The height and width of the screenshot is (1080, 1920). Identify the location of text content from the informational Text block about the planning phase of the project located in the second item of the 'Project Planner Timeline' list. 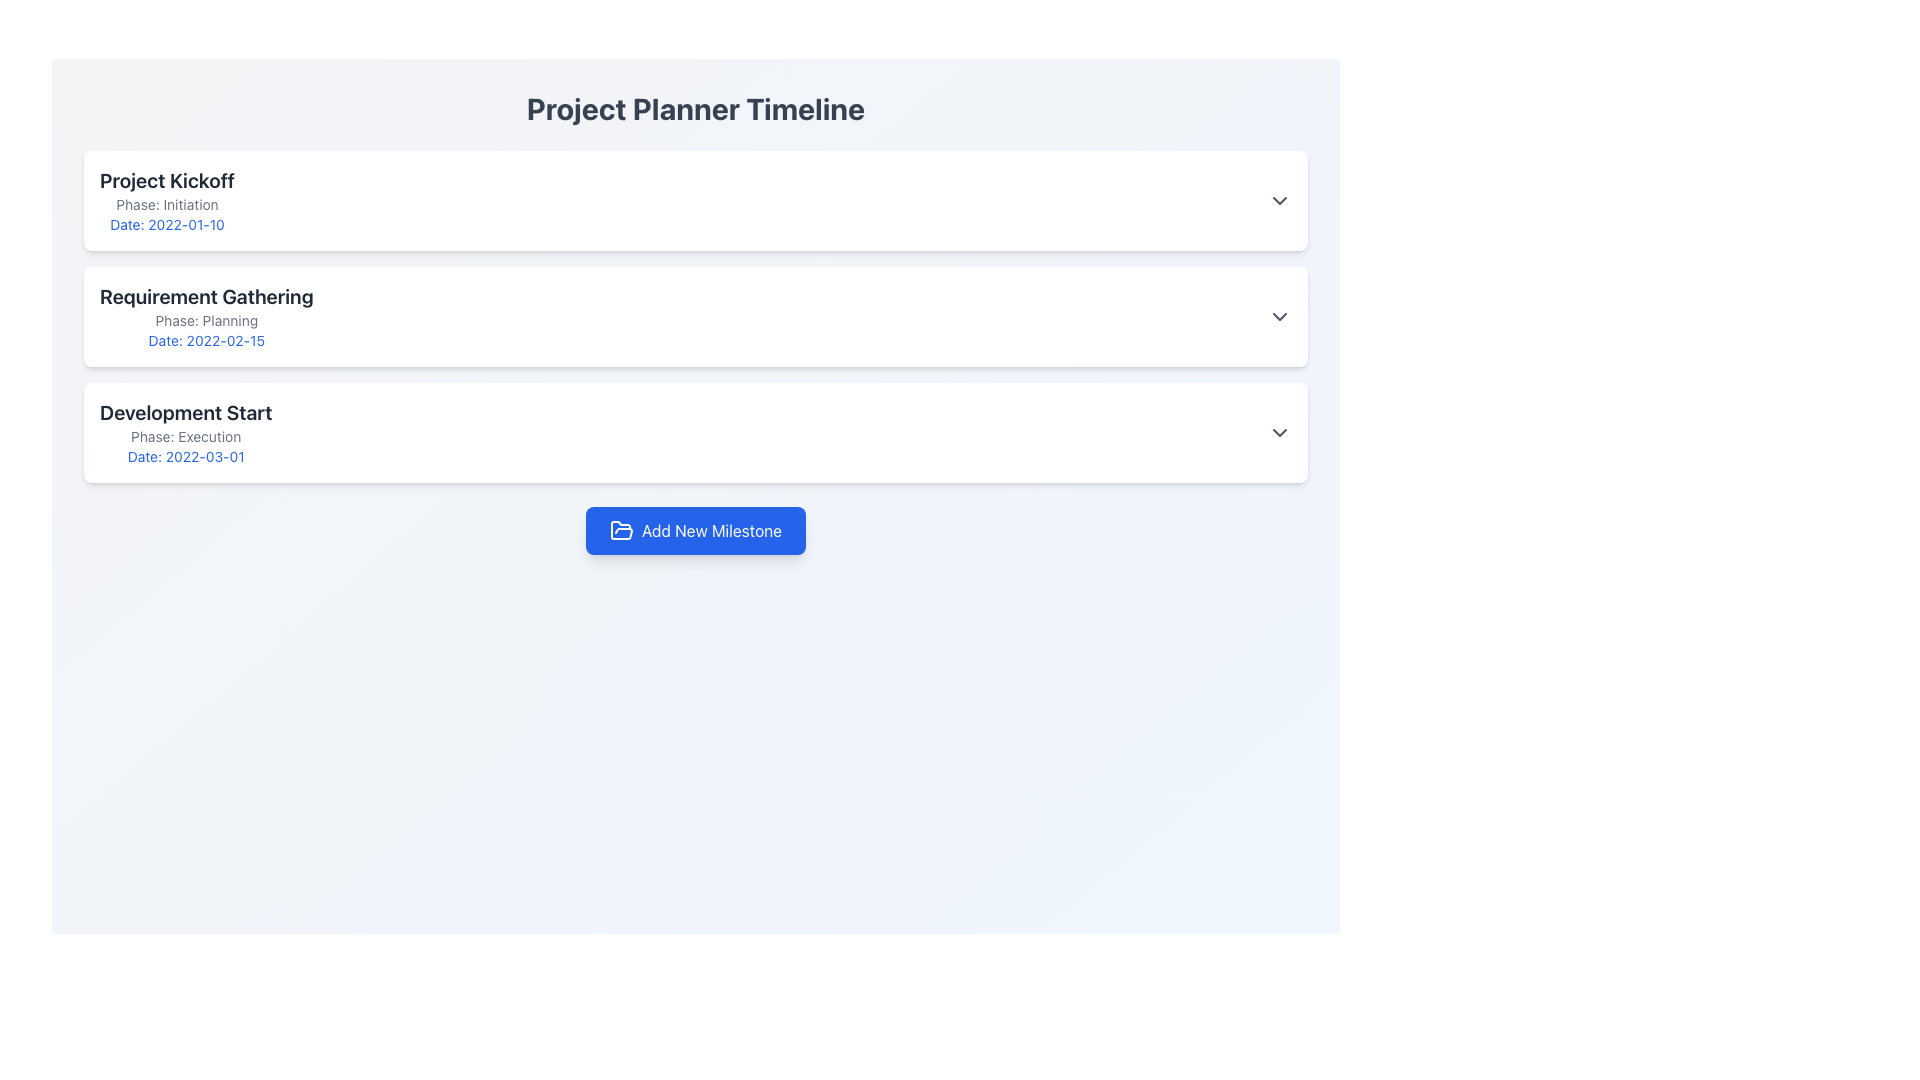
(206, 315).